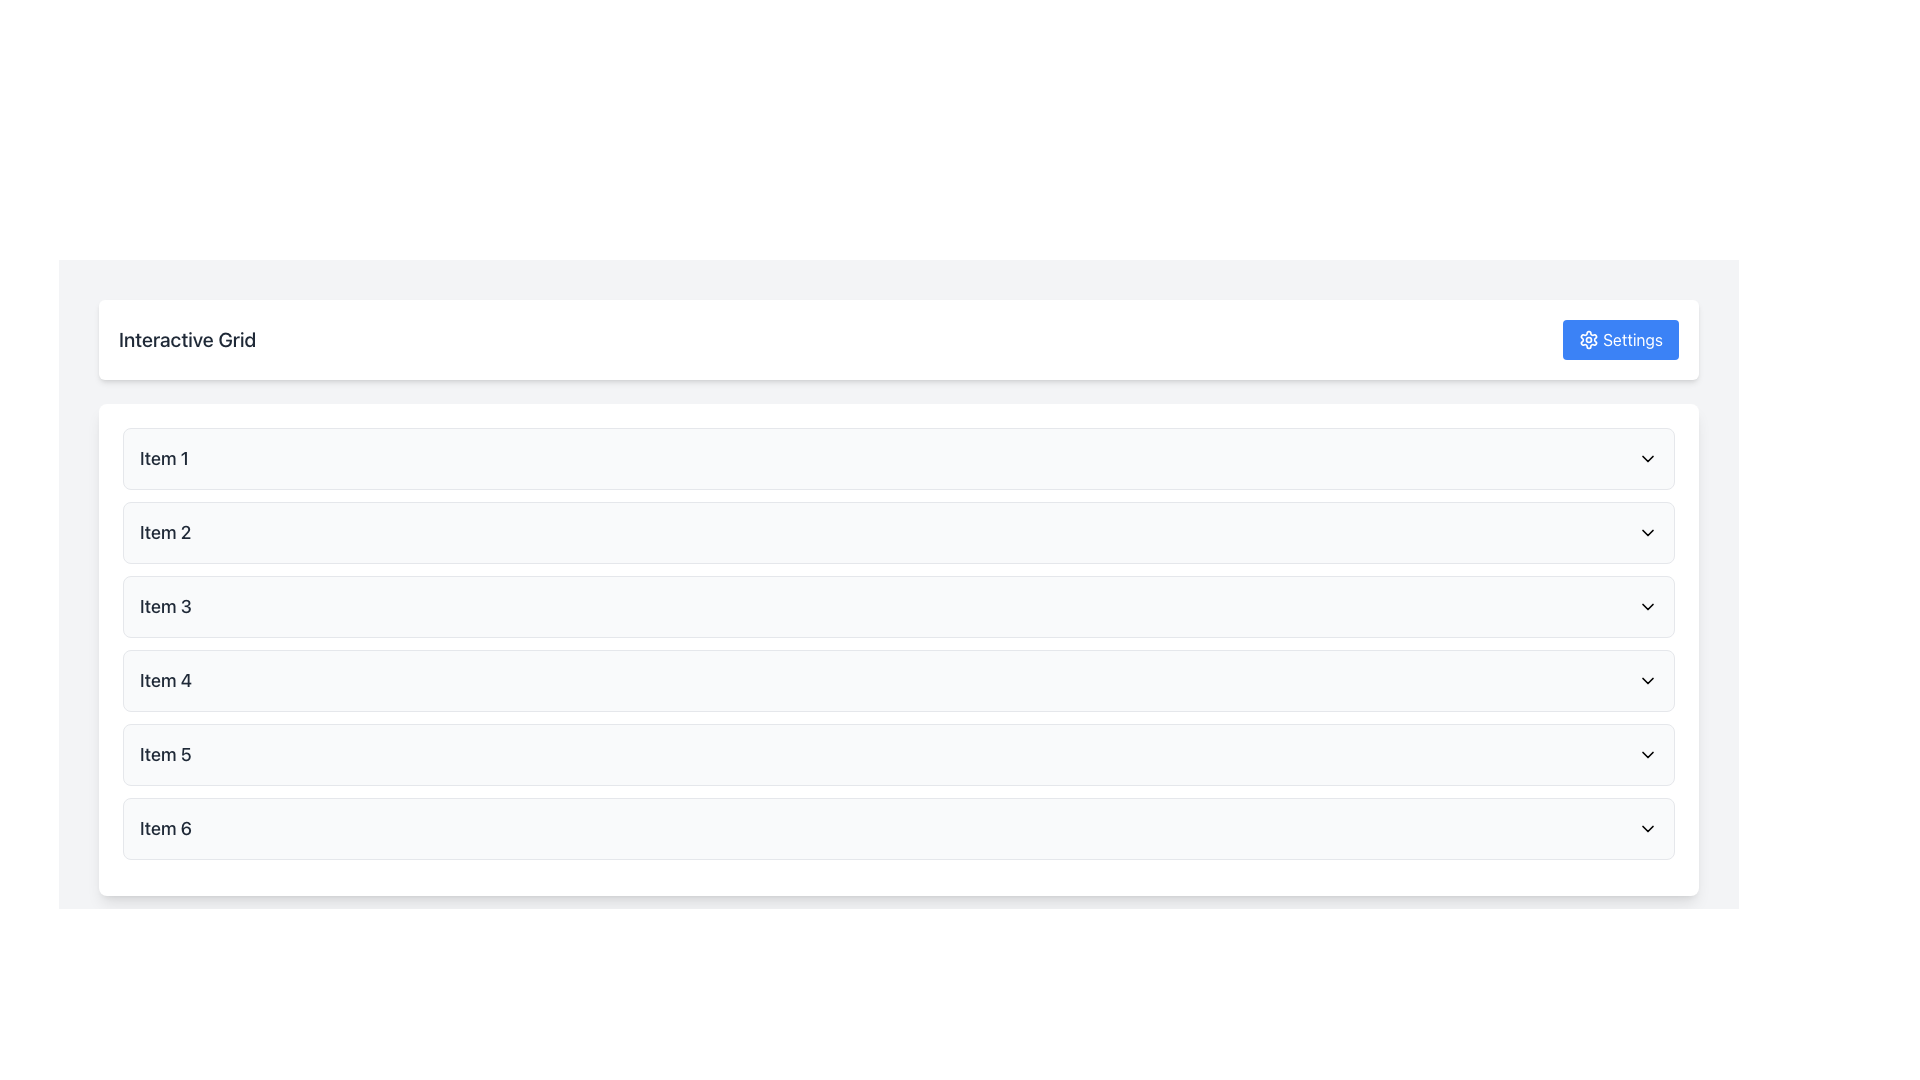 The width and height of the screenshot is (1920, 1080). What do you see at coordinates (897, 459) in the screenshot?
I see `the first list item labeled 'Item 1' with a dropdown indicator` at bounding box center [897, 459].